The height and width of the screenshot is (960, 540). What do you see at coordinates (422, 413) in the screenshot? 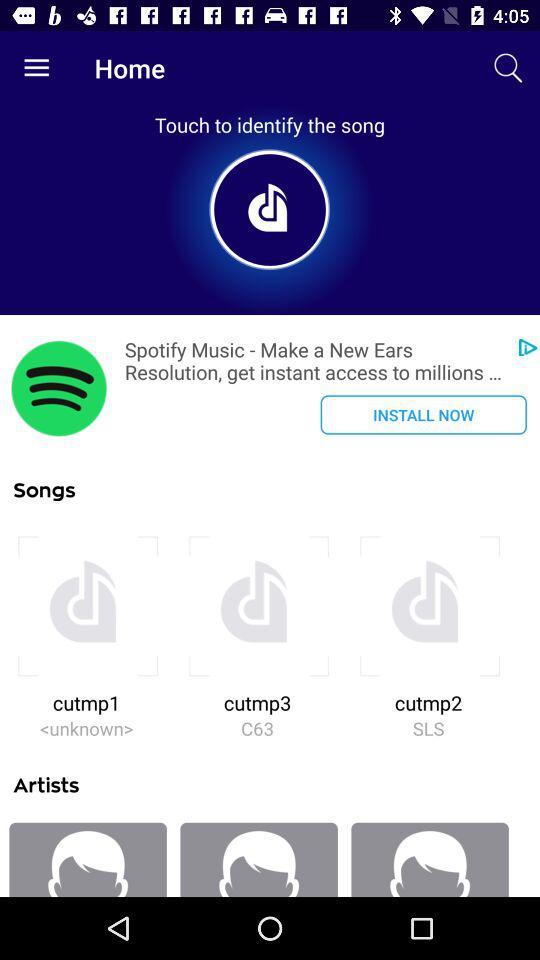
I see `icon below spotify music make item` at bounding box center [422, 413].